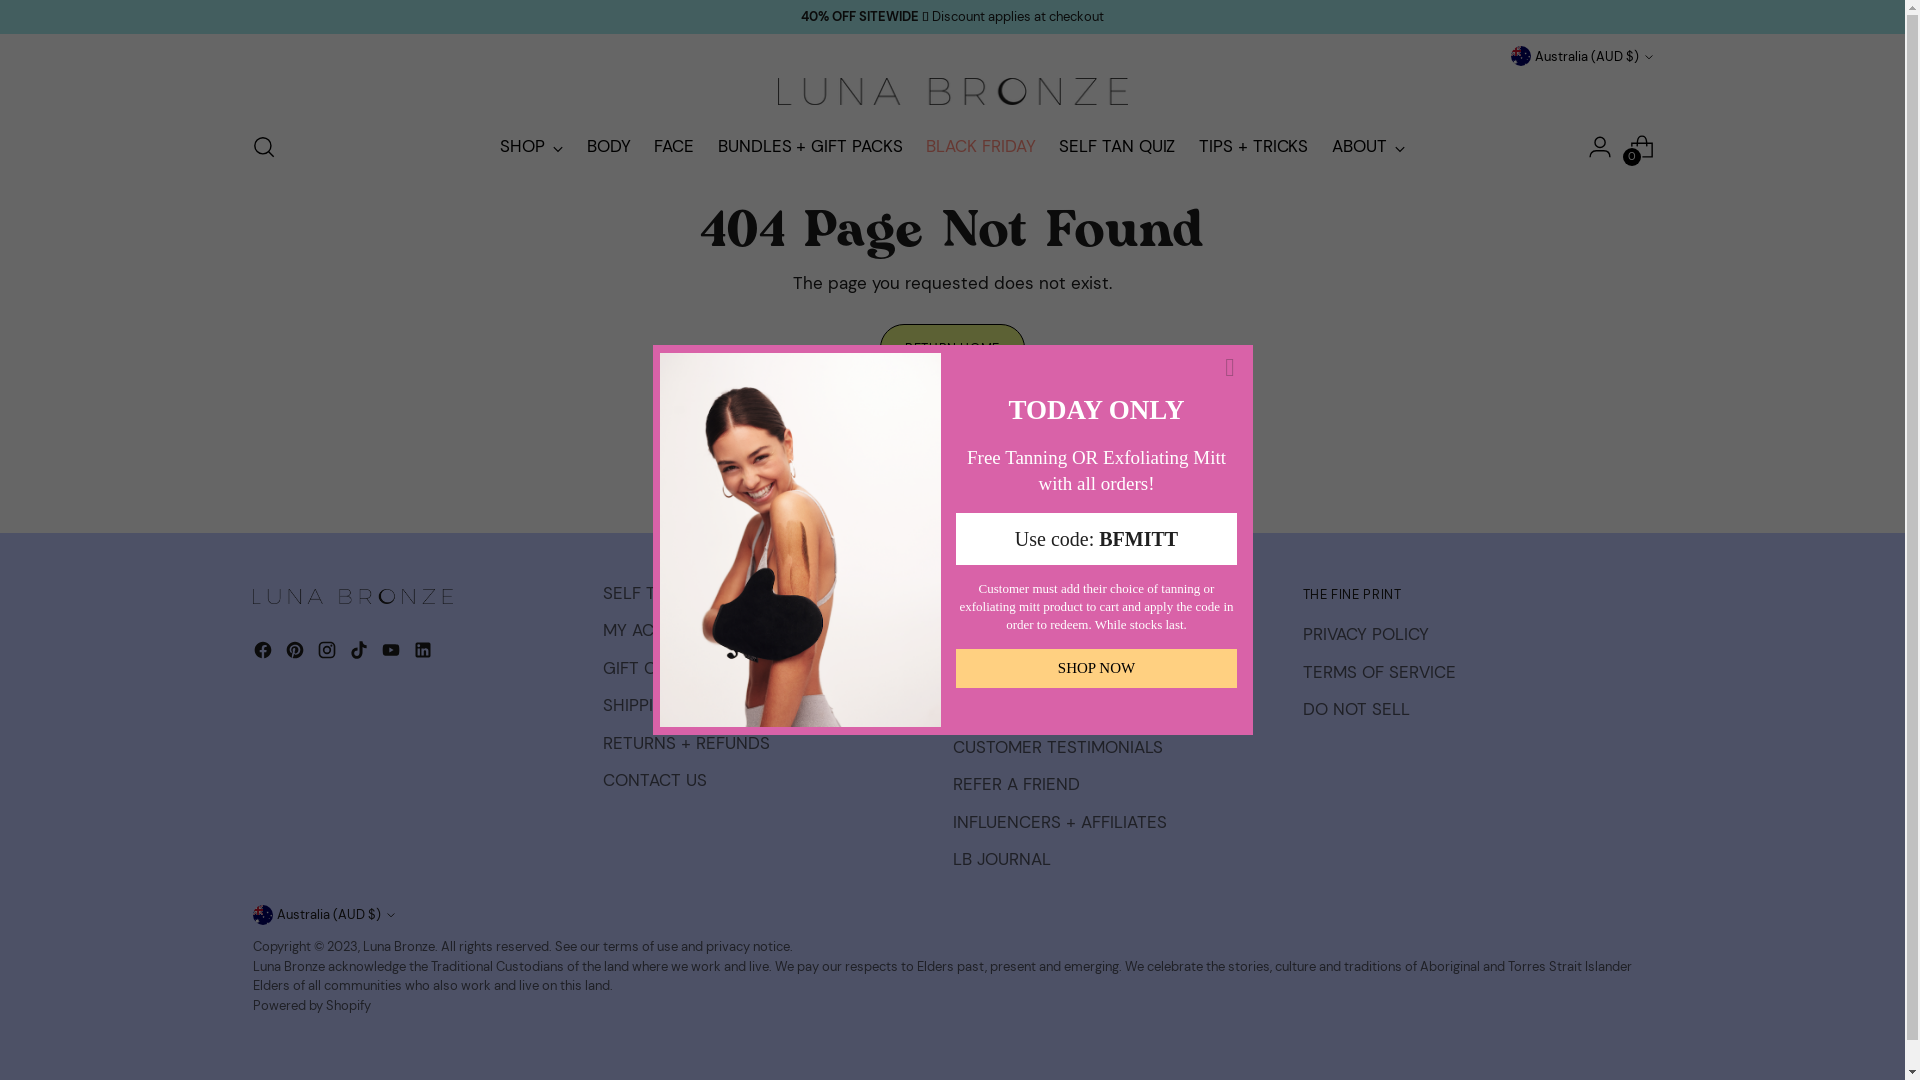 This screenshot has width=1920, height=1080. What do you see at coordinates (310, 1005) in the screenshot?
I see `'Powered by Shopify'` at bounding box center [310, 1005].